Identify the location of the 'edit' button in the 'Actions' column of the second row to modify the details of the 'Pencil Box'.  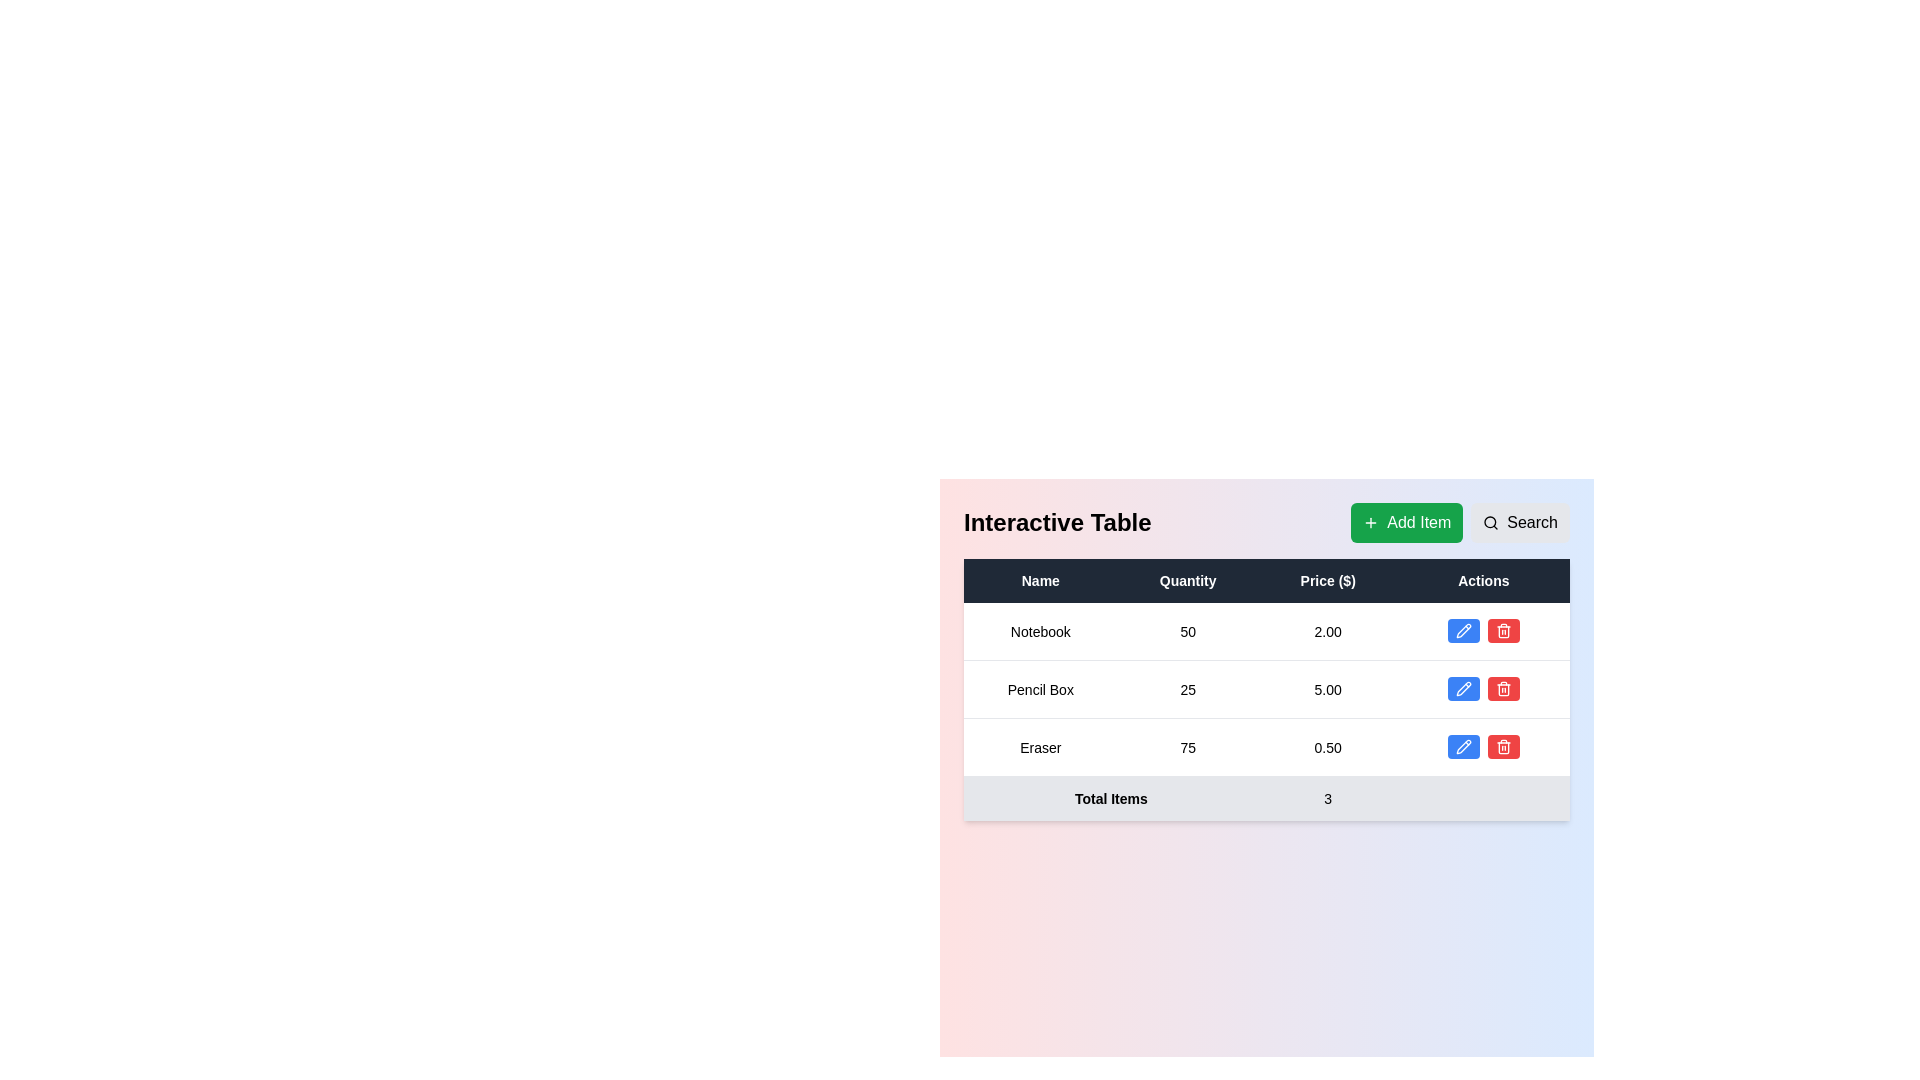
(1463, 688).